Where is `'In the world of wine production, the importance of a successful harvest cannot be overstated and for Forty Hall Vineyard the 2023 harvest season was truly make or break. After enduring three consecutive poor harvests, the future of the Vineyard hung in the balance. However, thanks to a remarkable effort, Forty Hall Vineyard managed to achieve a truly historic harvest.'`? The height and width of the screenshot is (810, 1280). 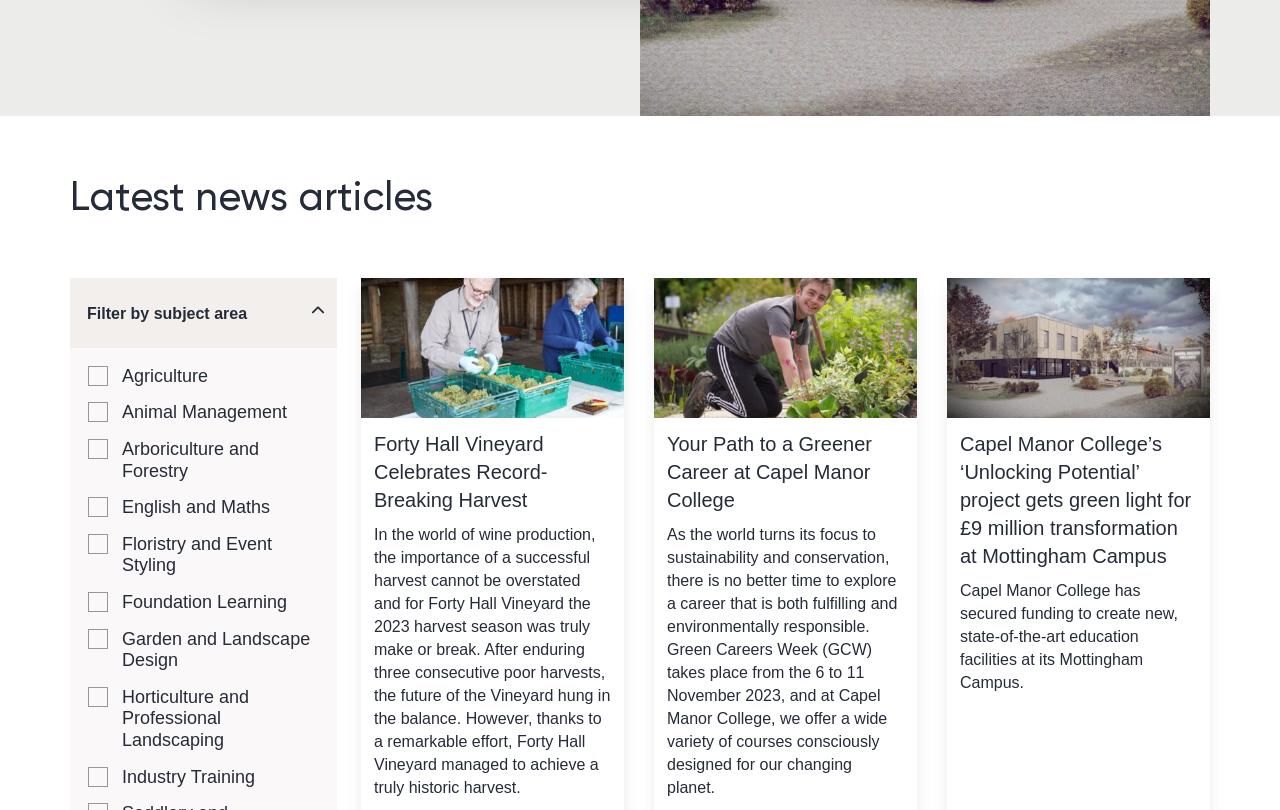
'In the world of wine production, the importance of a successful harvest cannot be overstated and for Forty Hall Vineyard the 2023 harvest season was truly make or break. After enduring three consecutive poor harvests, the future of the Vineyard hung in the balance. However, thanks to a remarkable effort, Forty Hall Vineyard managed to achieve a truly historic harvest.' is located at coordinates (492, 658).